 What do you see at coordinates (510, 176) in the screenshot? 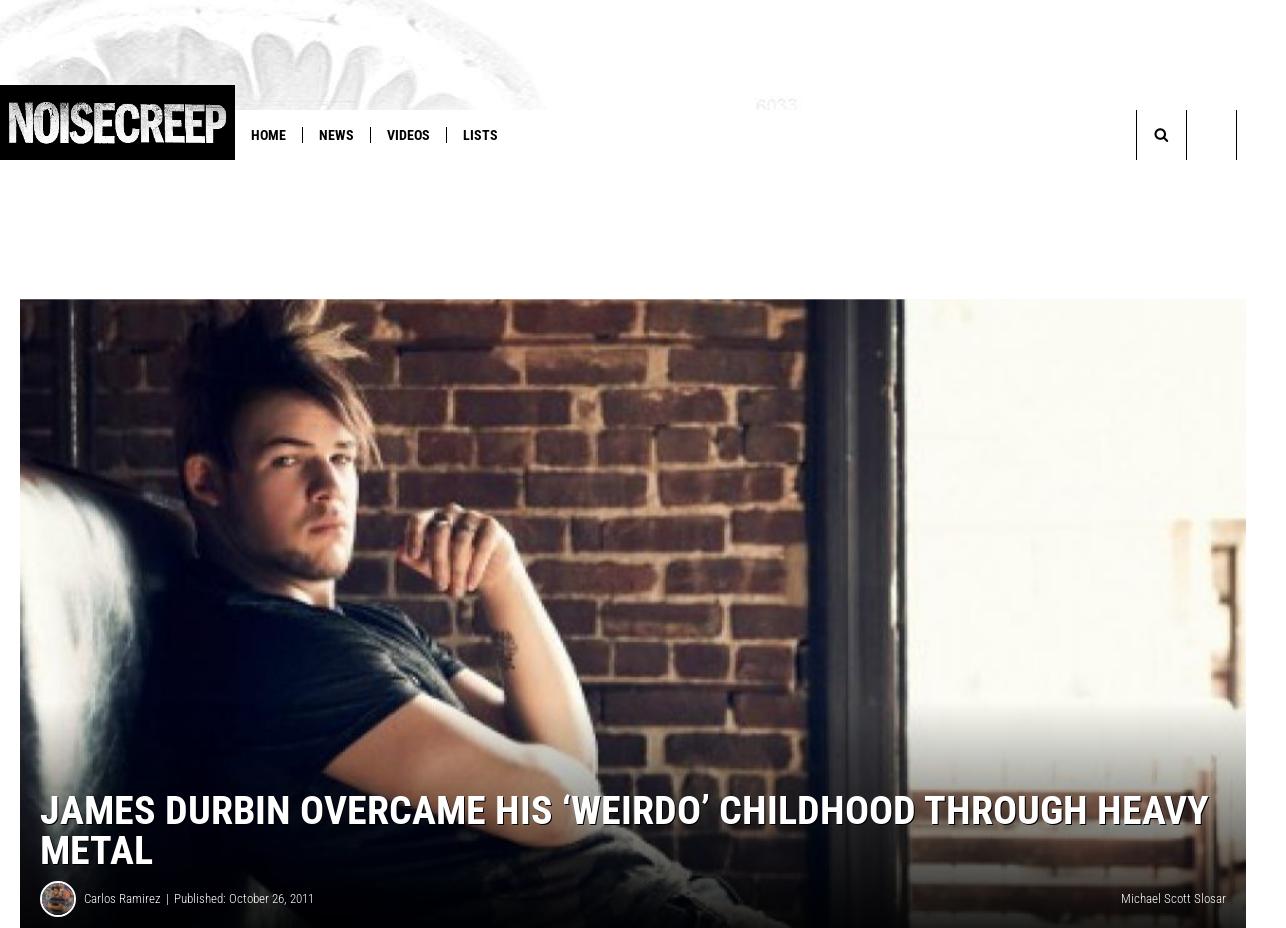
I see `'Judas Priest'` at bounding box center [510, 176].